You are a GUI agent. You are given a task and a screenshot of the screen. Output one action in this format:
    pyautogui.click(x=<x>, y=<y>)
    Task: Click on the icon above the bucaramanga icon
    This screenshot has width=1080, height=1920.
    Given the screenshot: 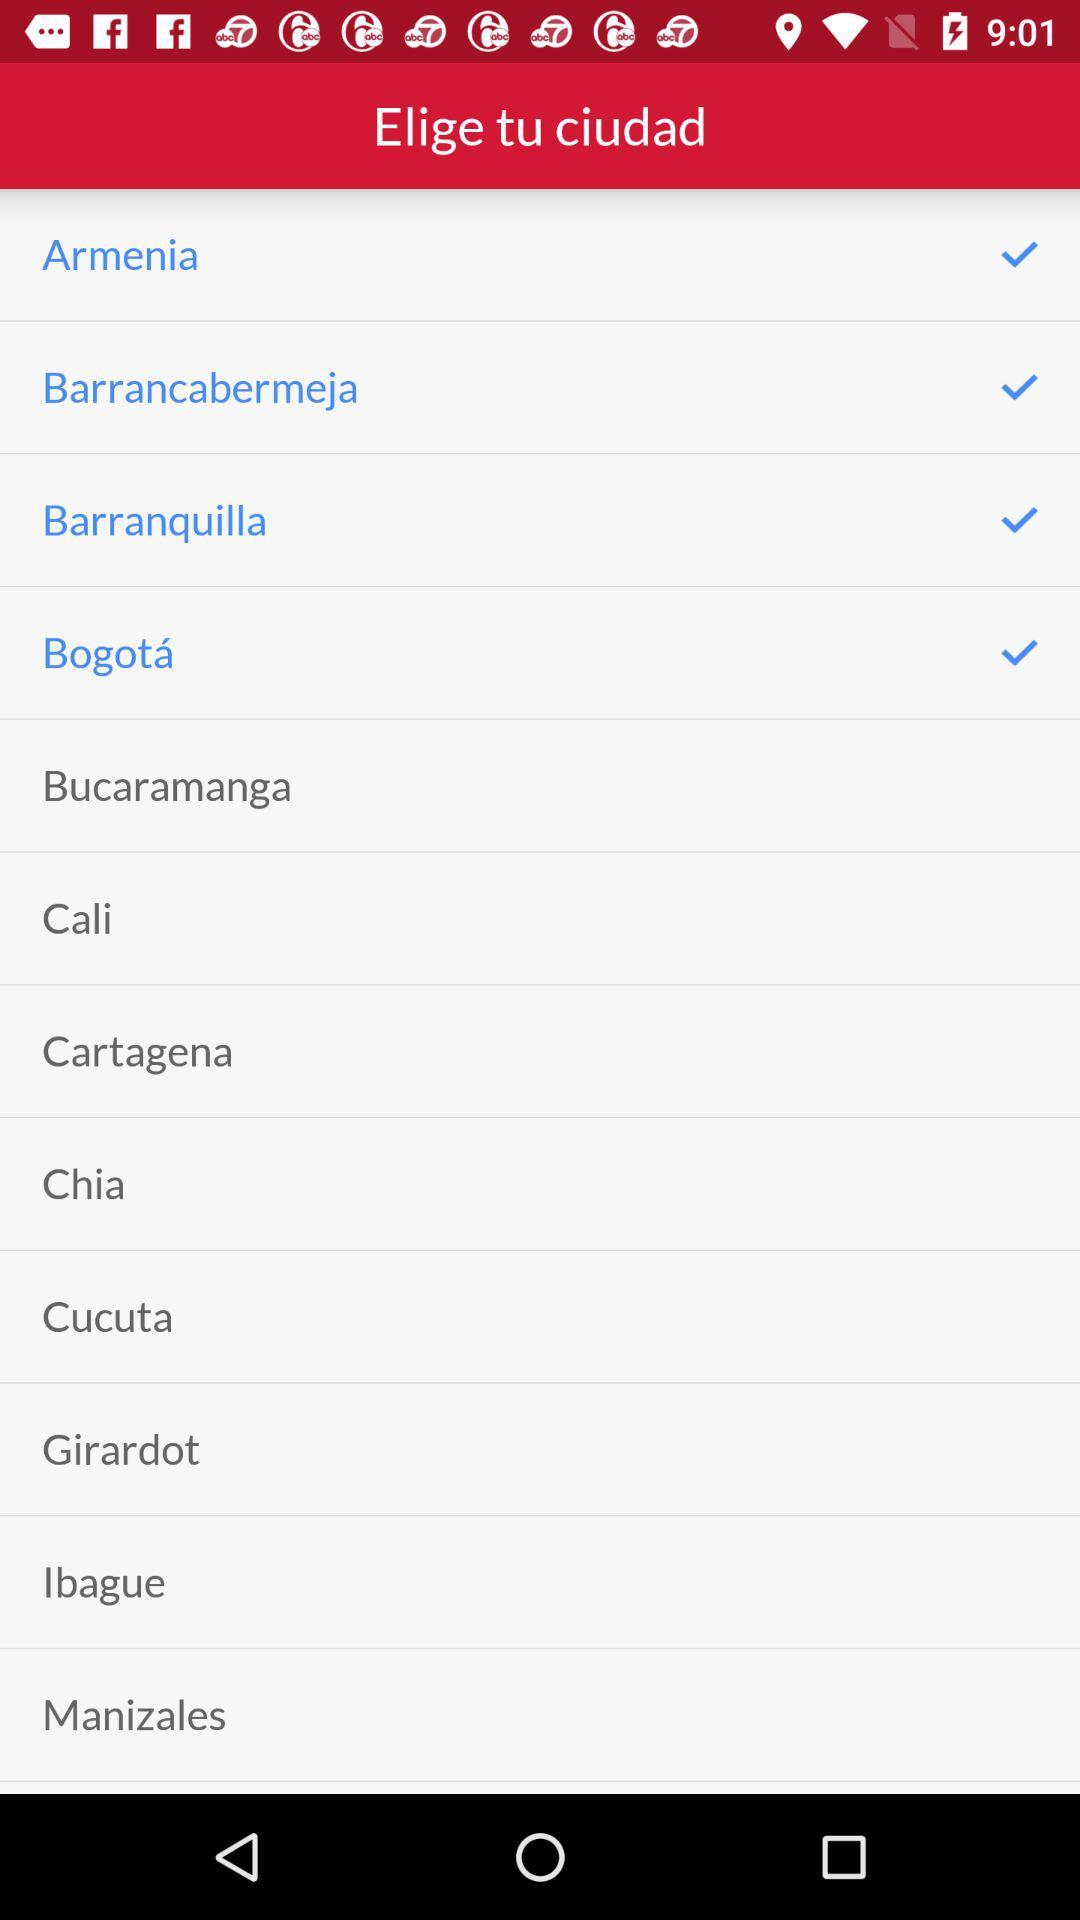 What is the action you would take?
    pyautogui.click(x=108, y=652)
    